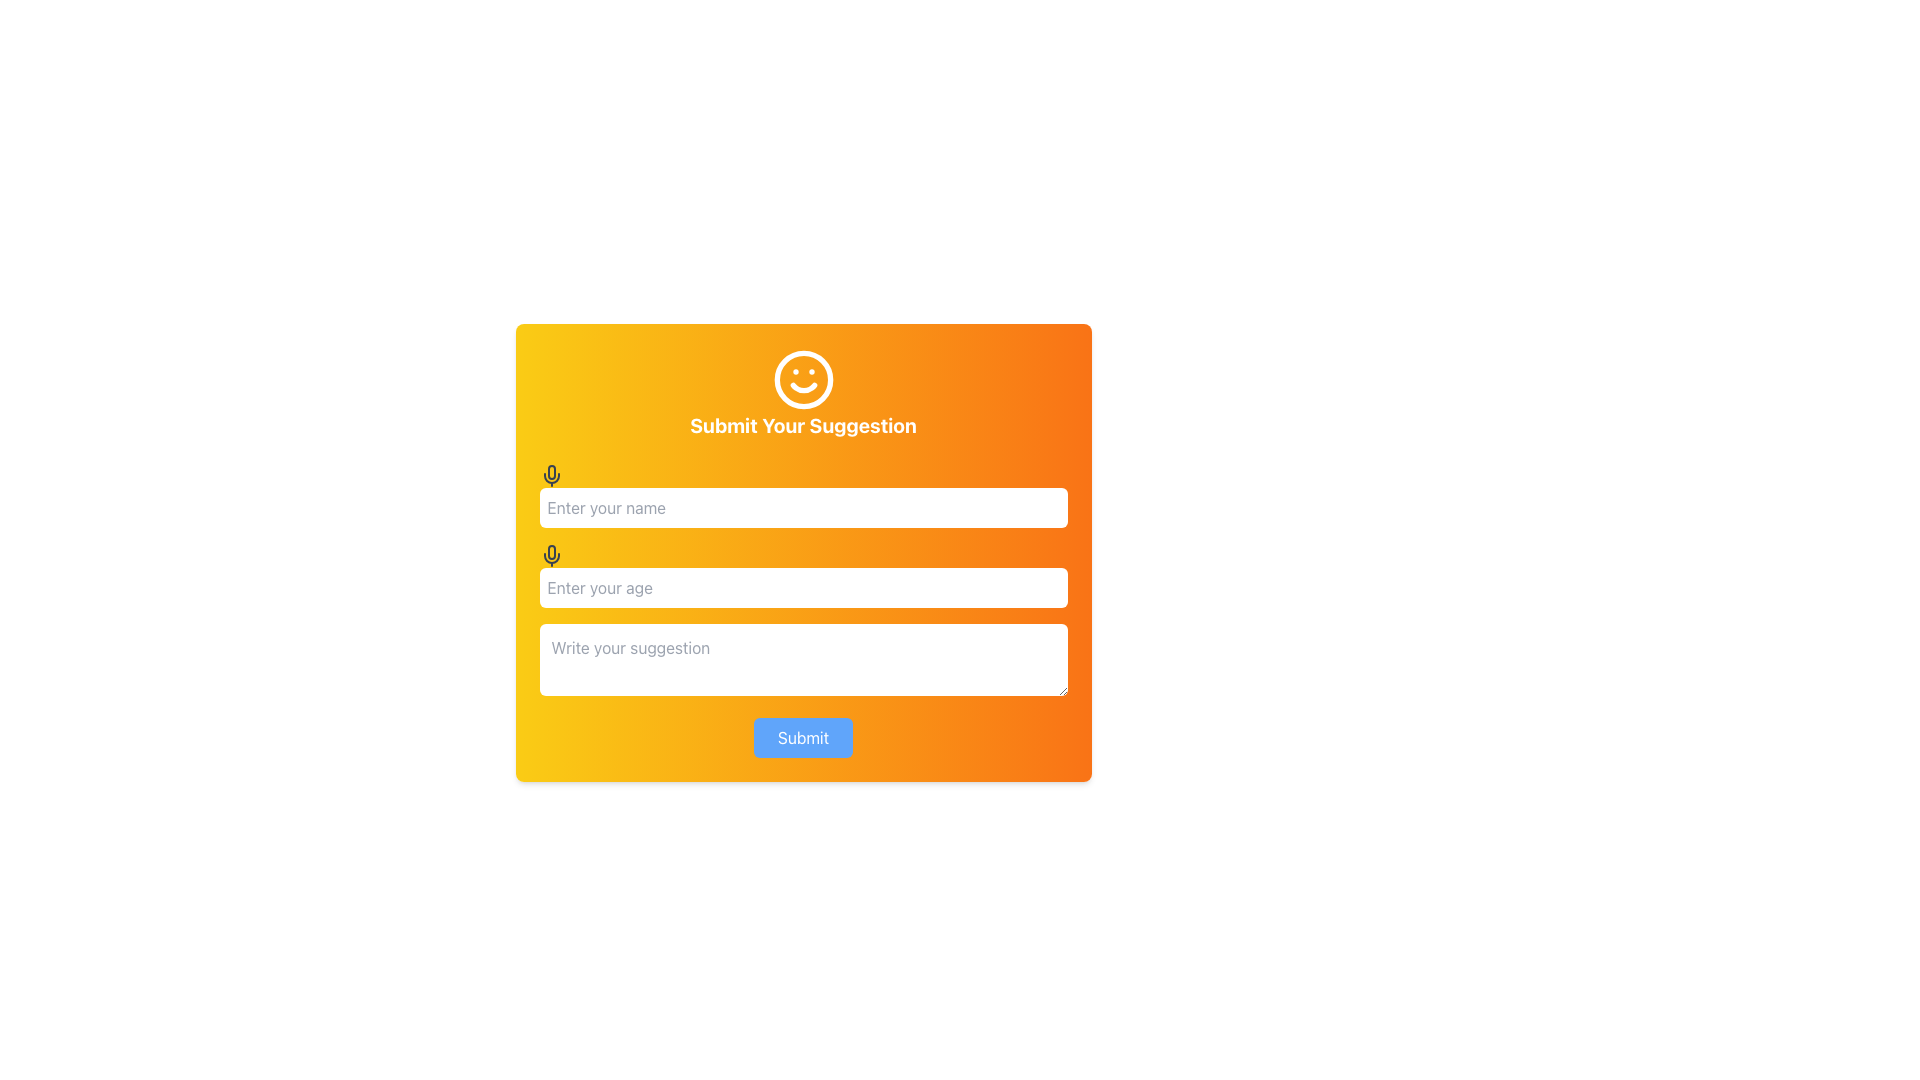 The image size is (1920, 1080). Describe the element at coordinates (803, 388) in the screenshot. I see `the smiling mouth arc of the circular face icon located at the center-top position of the interface` at that location.